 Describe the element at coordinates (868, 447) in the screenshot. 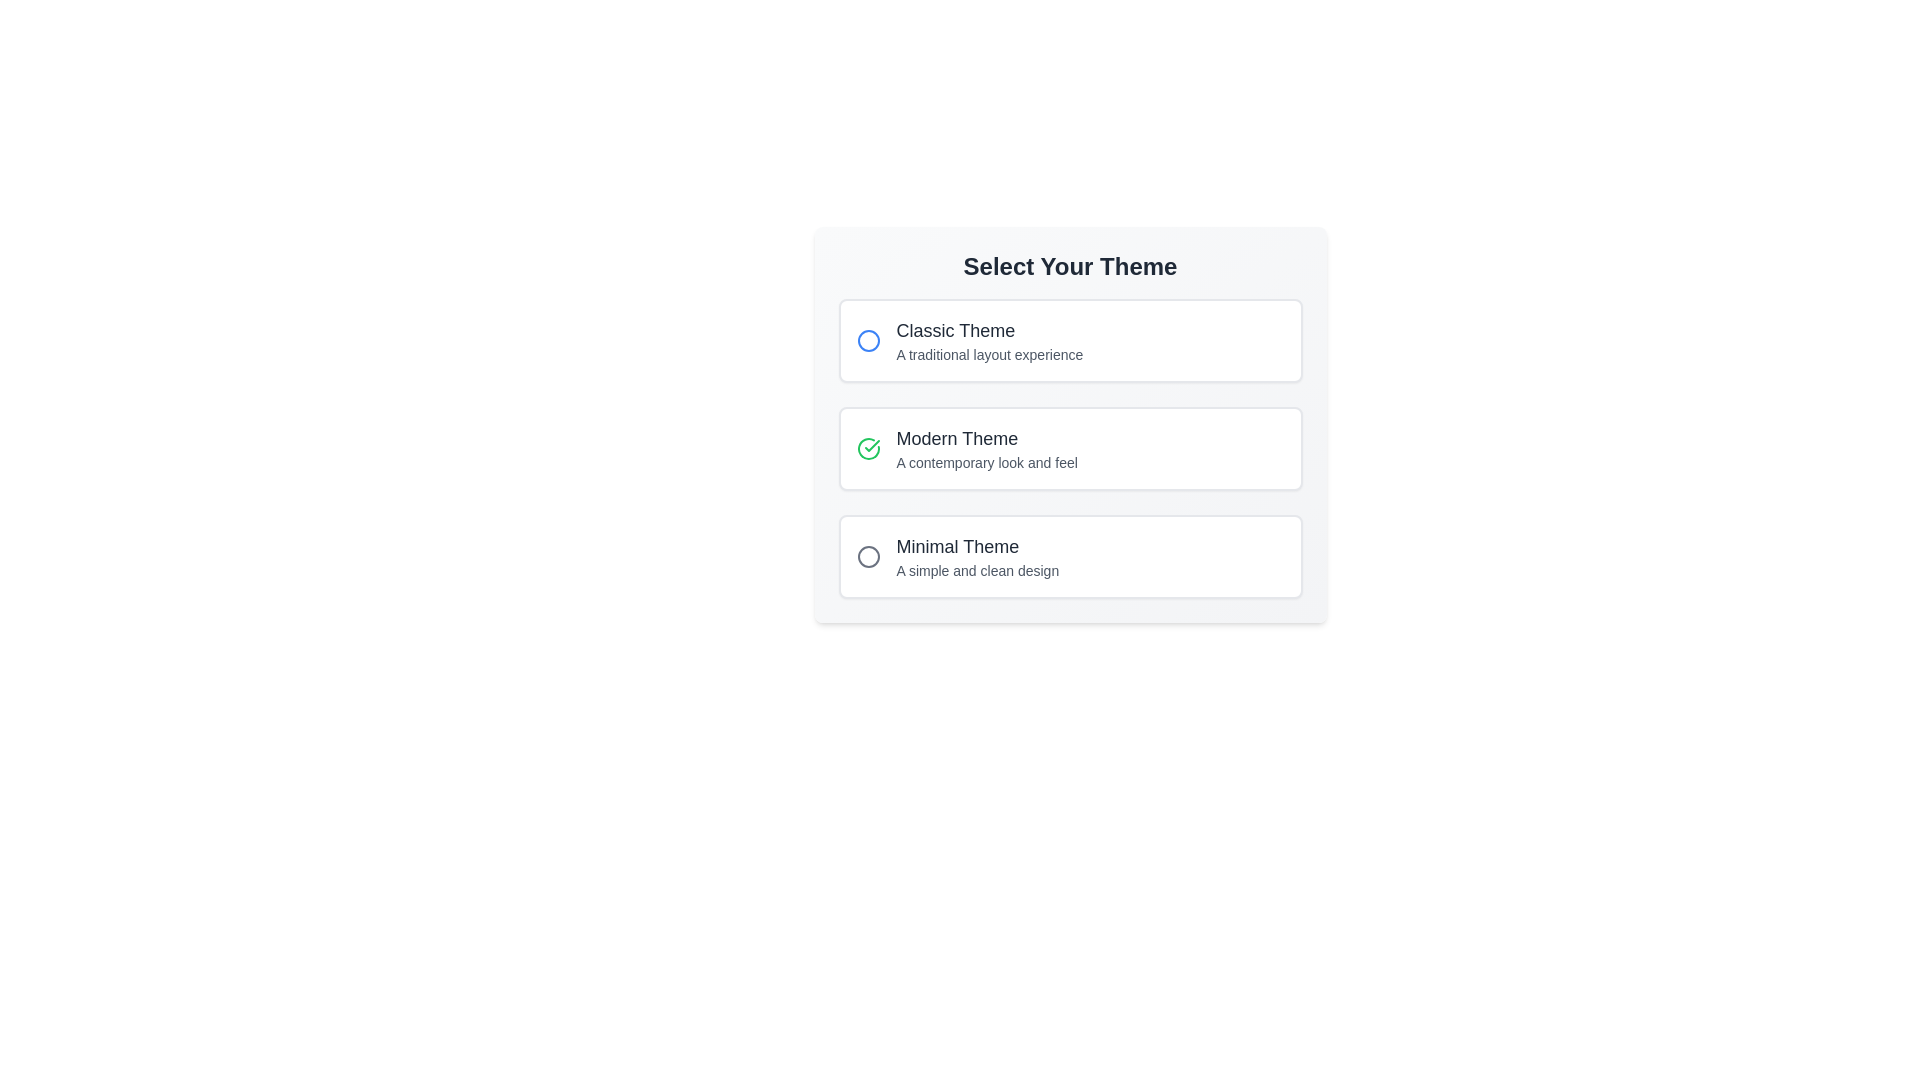

I see `the 'Modern Theme' confirmation icon located next to the text 'Modern Theme', which is the second option in the theme selection list` at that location.